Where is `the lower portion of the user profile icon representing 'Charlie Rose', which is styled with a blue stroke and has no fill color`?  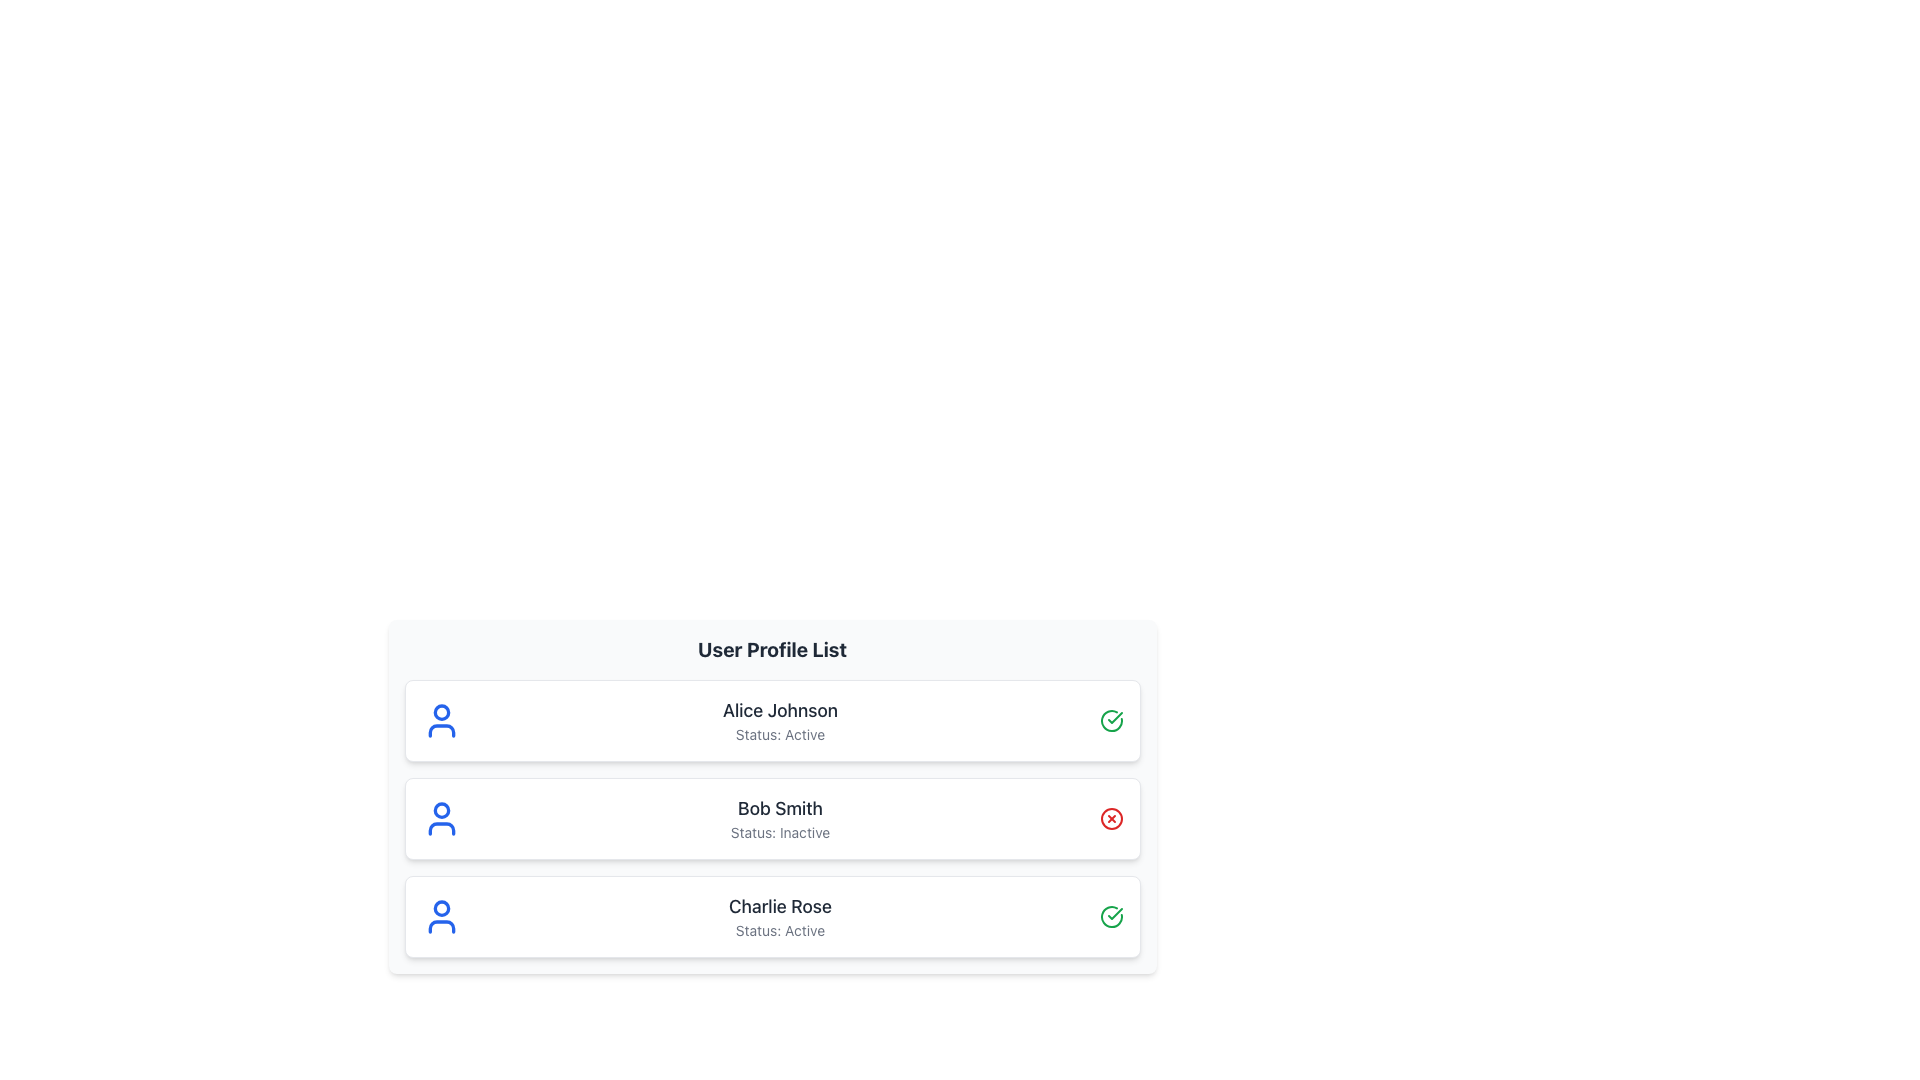
the lower portion of the user profile icon representing 'Charlie Rose', which is styled with a blue stroke and has no fill color is located at coordinates (440, 926).